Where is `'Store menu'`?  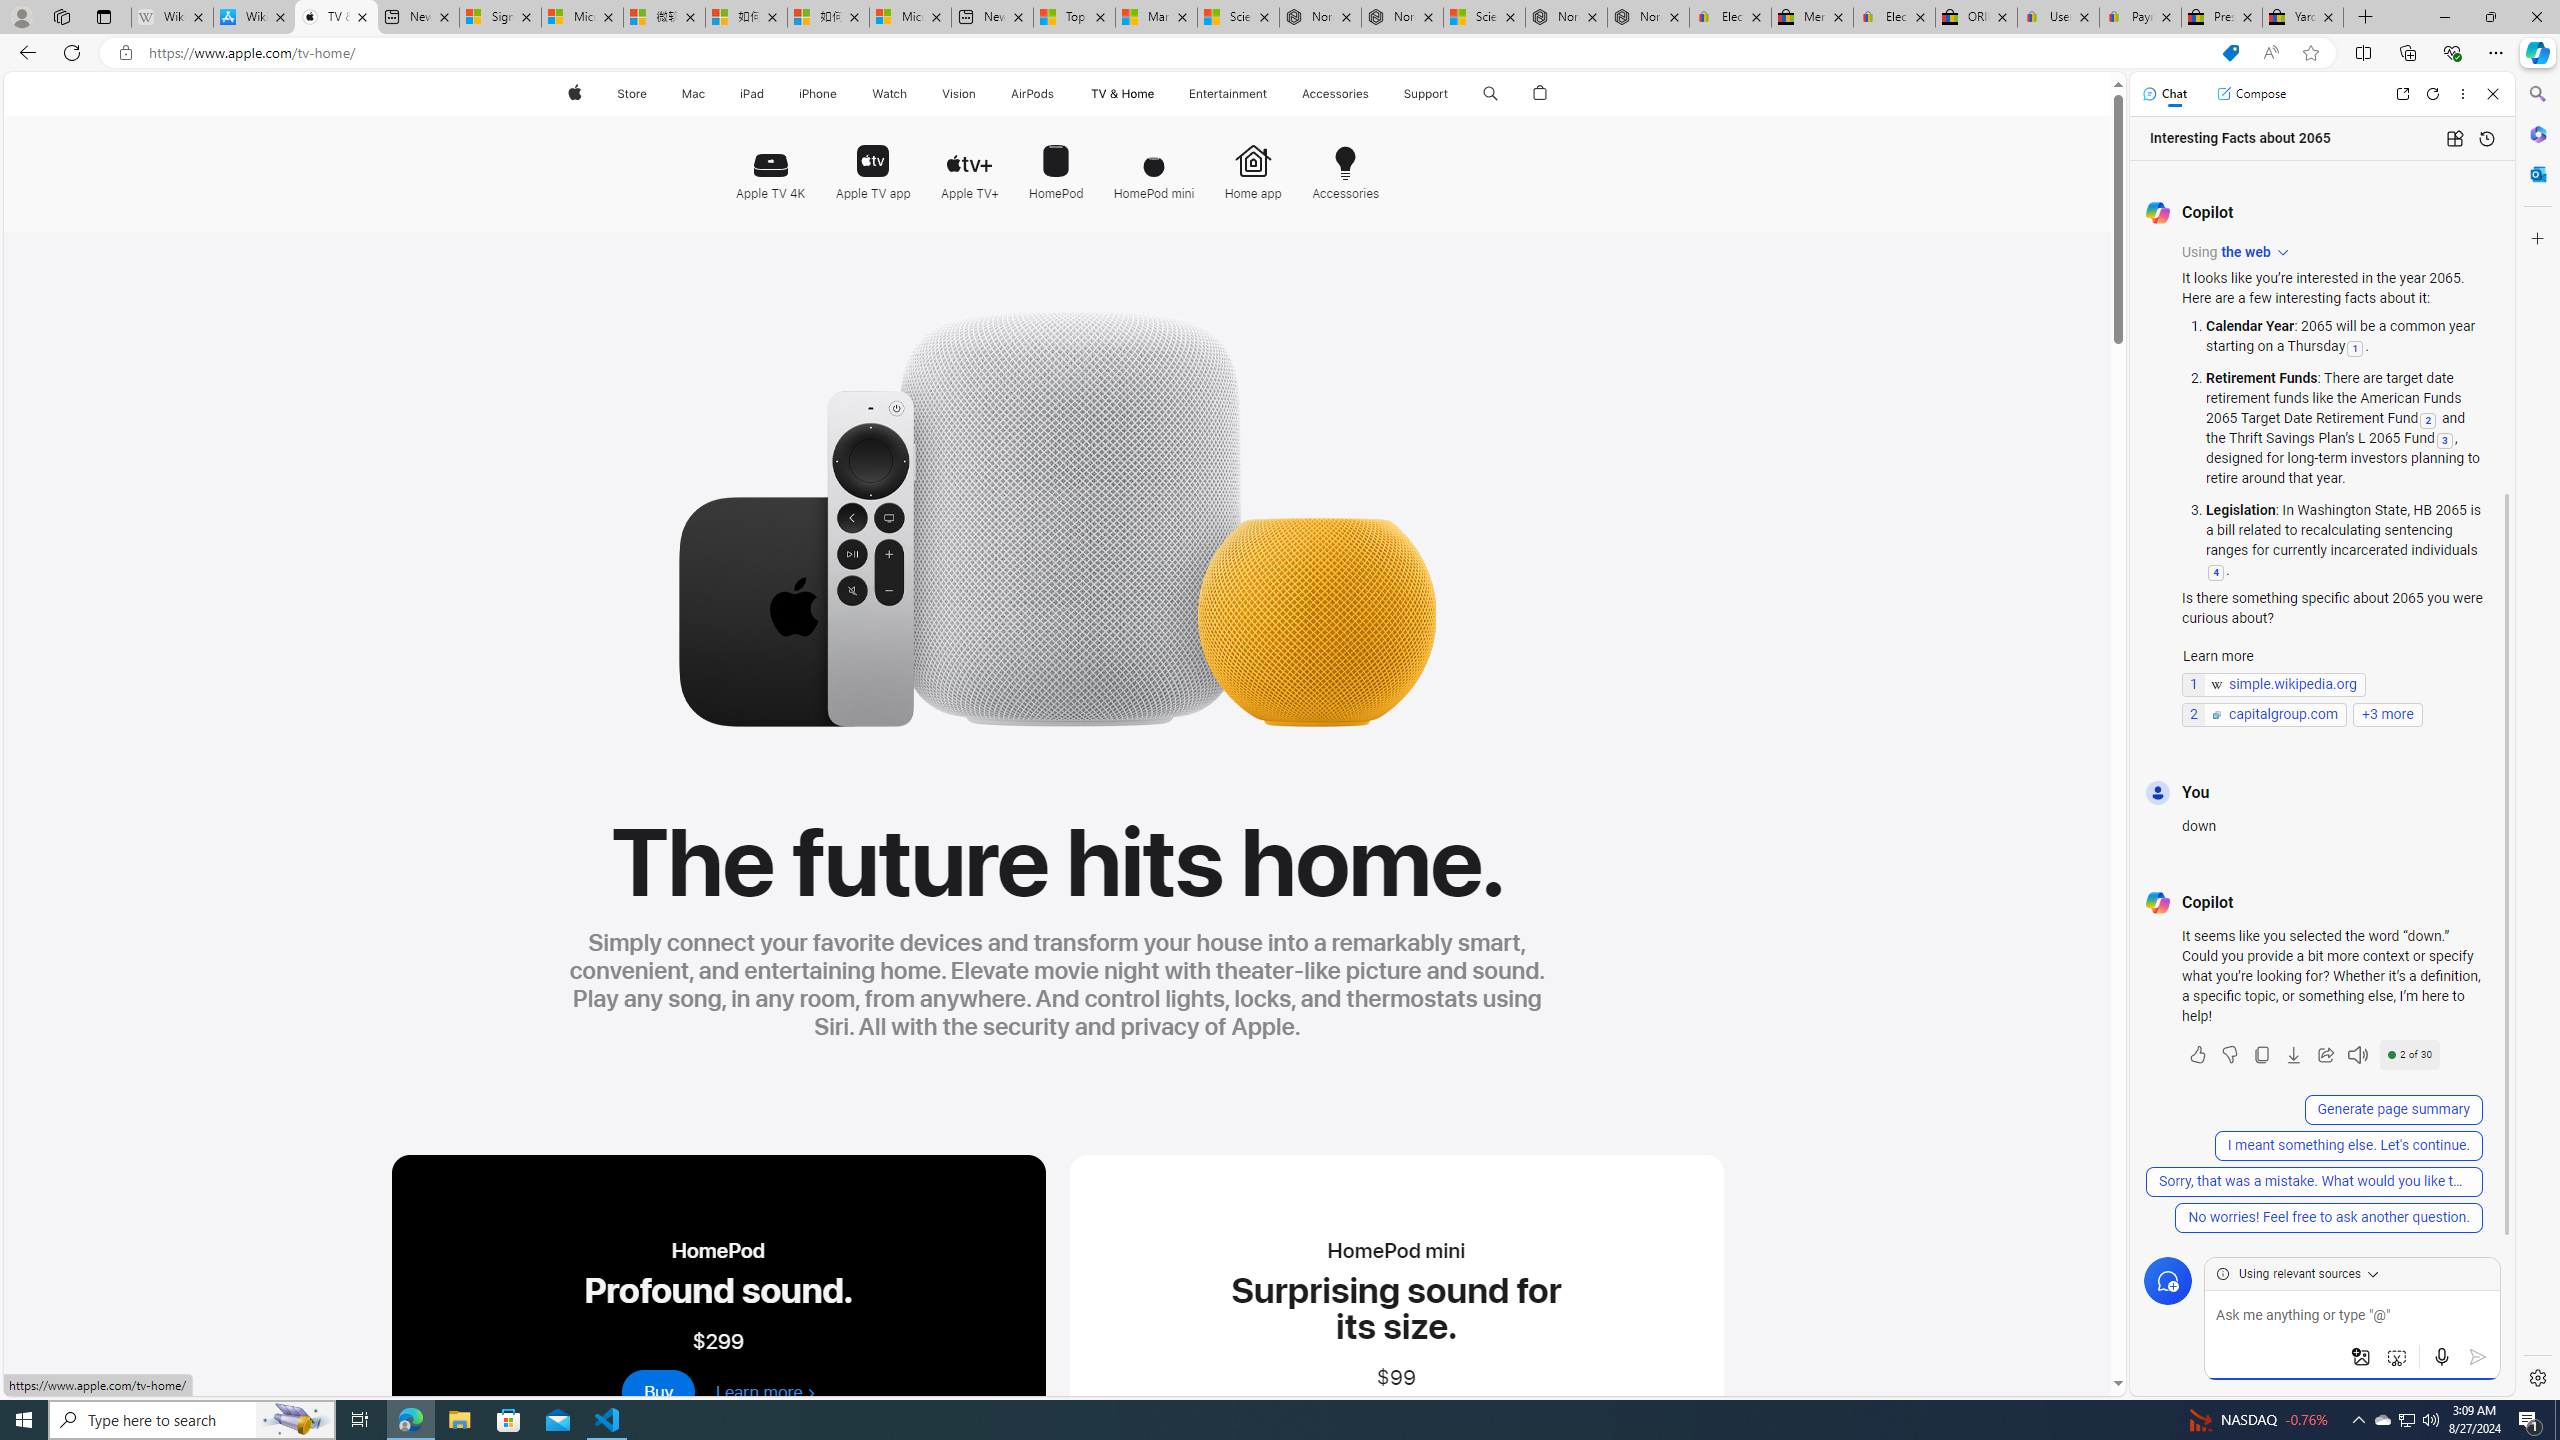 'Store menu' is located at coordinates (651, 93).